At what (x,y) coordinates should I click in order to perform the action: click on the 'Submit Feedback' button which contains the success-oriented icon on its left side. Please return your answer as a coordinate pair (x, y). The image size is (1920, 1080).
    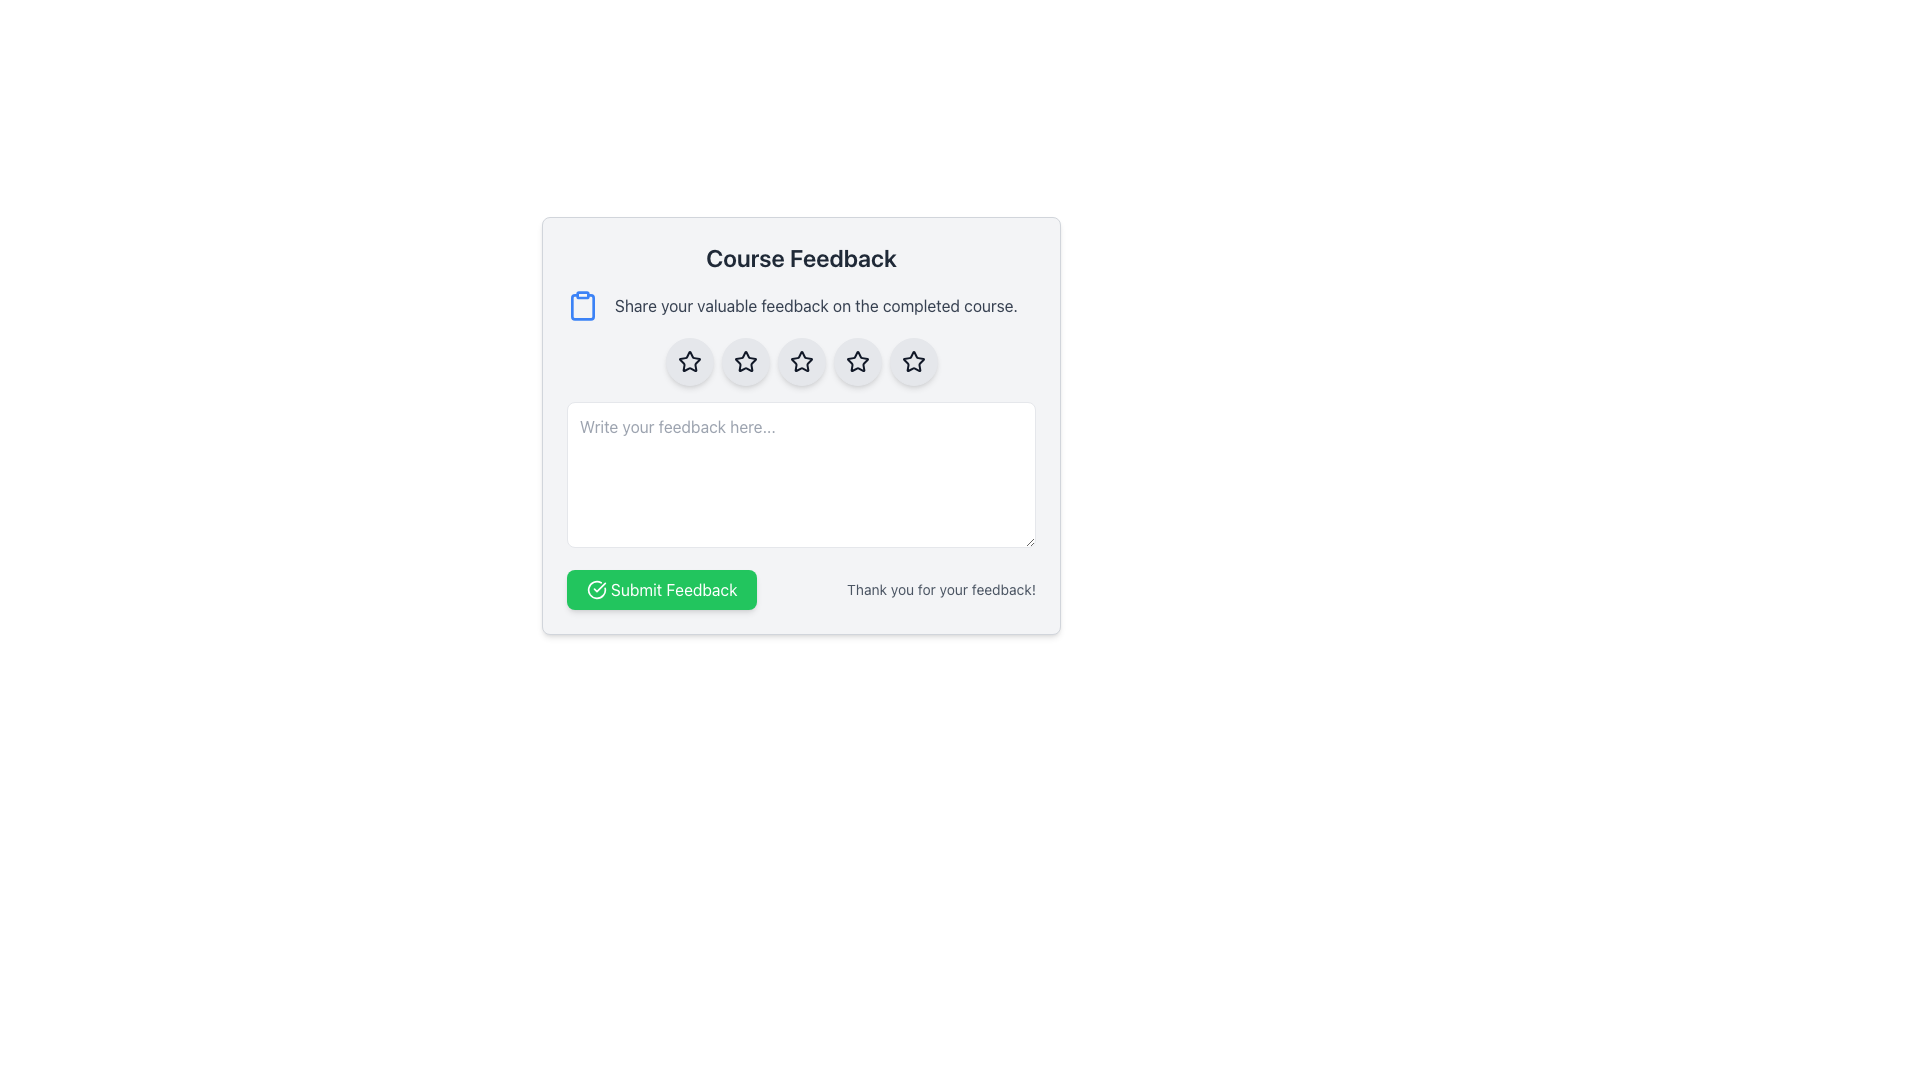
    Looking at the image, I should click on (595, 589).